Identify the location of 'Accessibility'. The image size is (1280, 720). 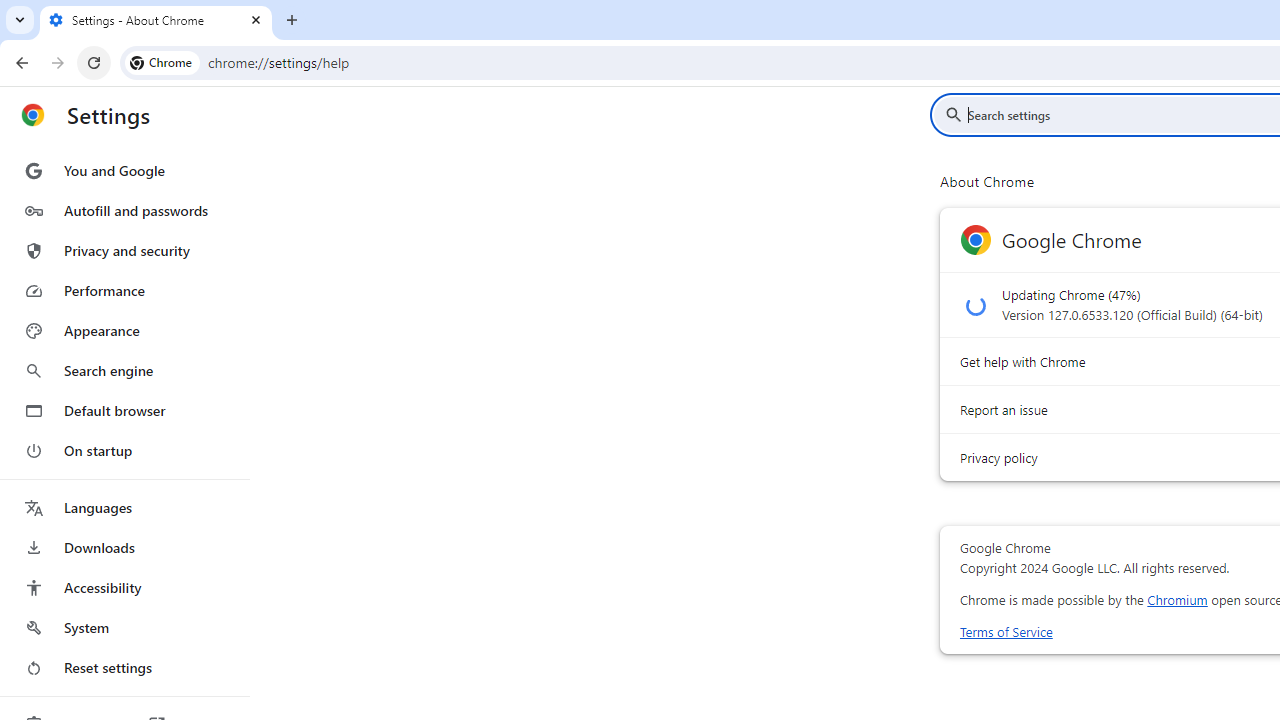
(123, 586).